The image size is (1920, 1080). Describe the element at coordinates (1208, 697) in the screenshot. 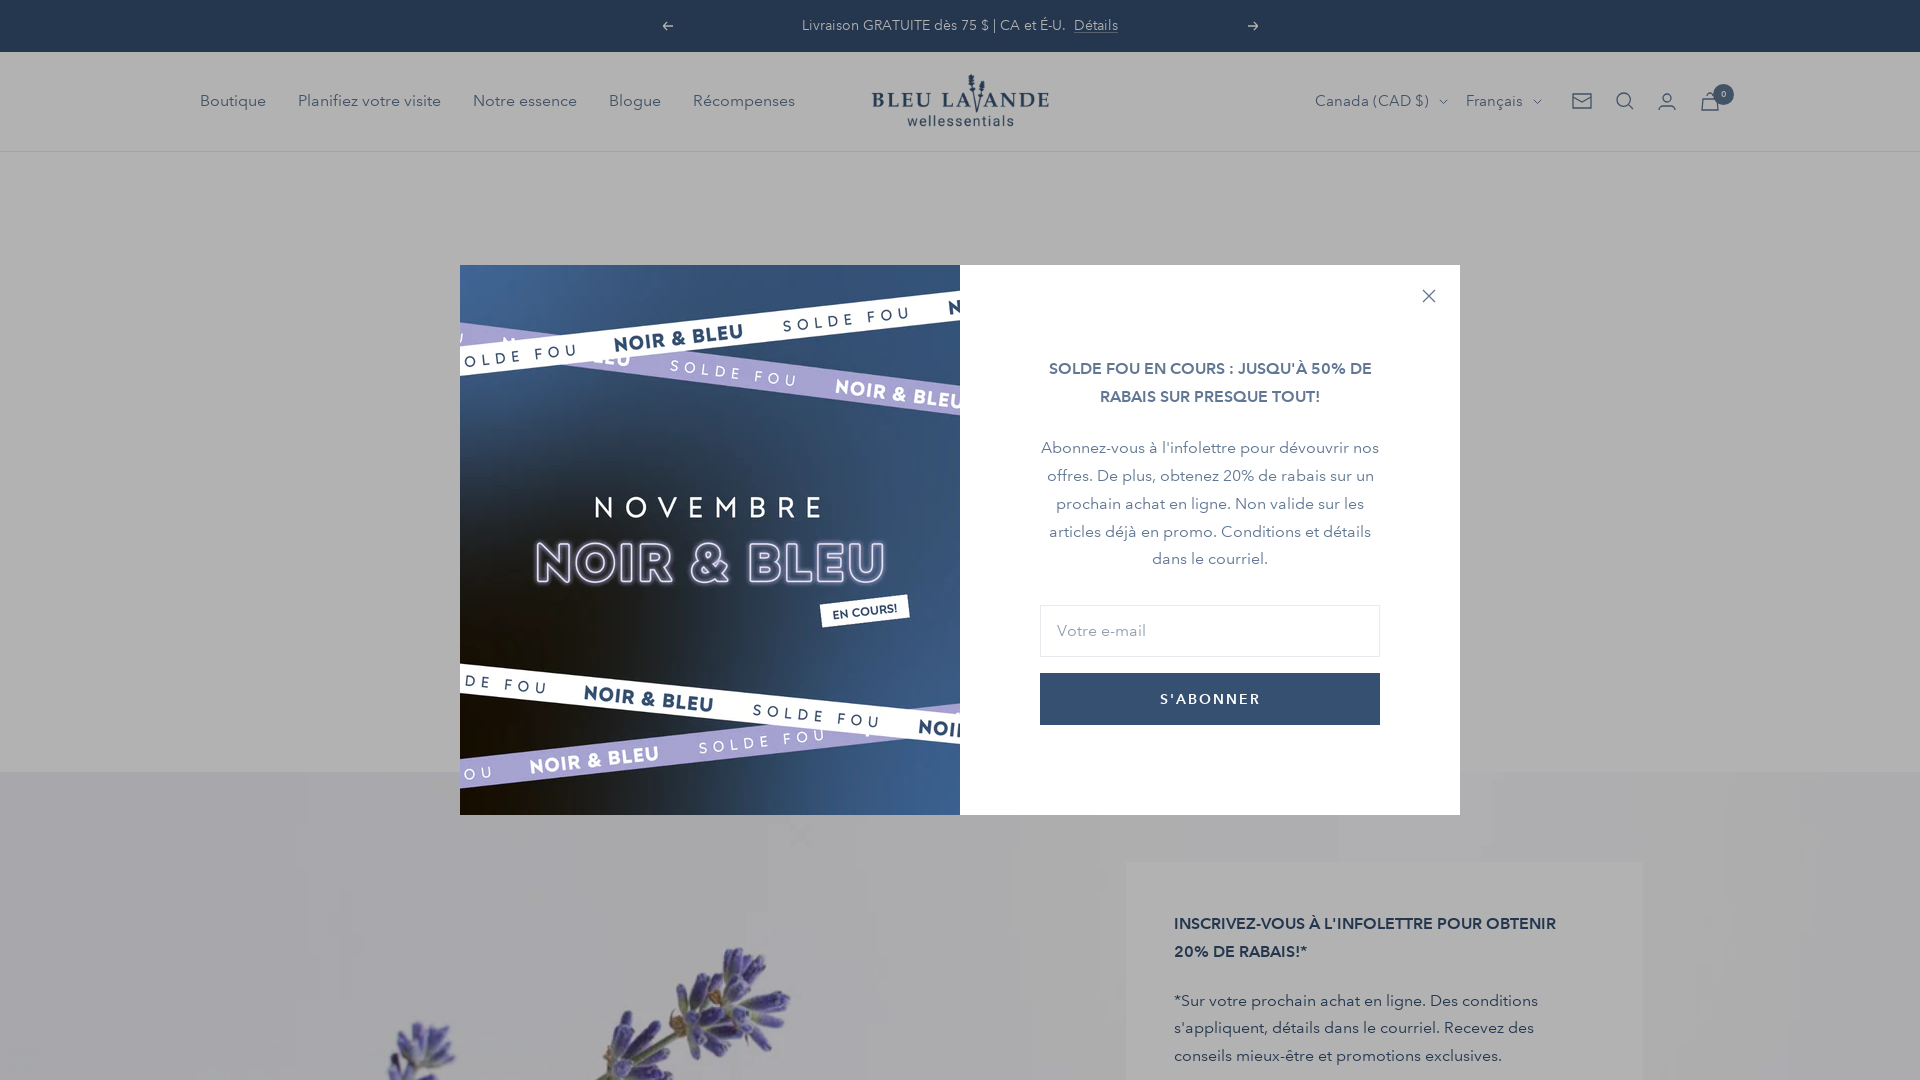

I see `'S'ABONNER'` at that location.